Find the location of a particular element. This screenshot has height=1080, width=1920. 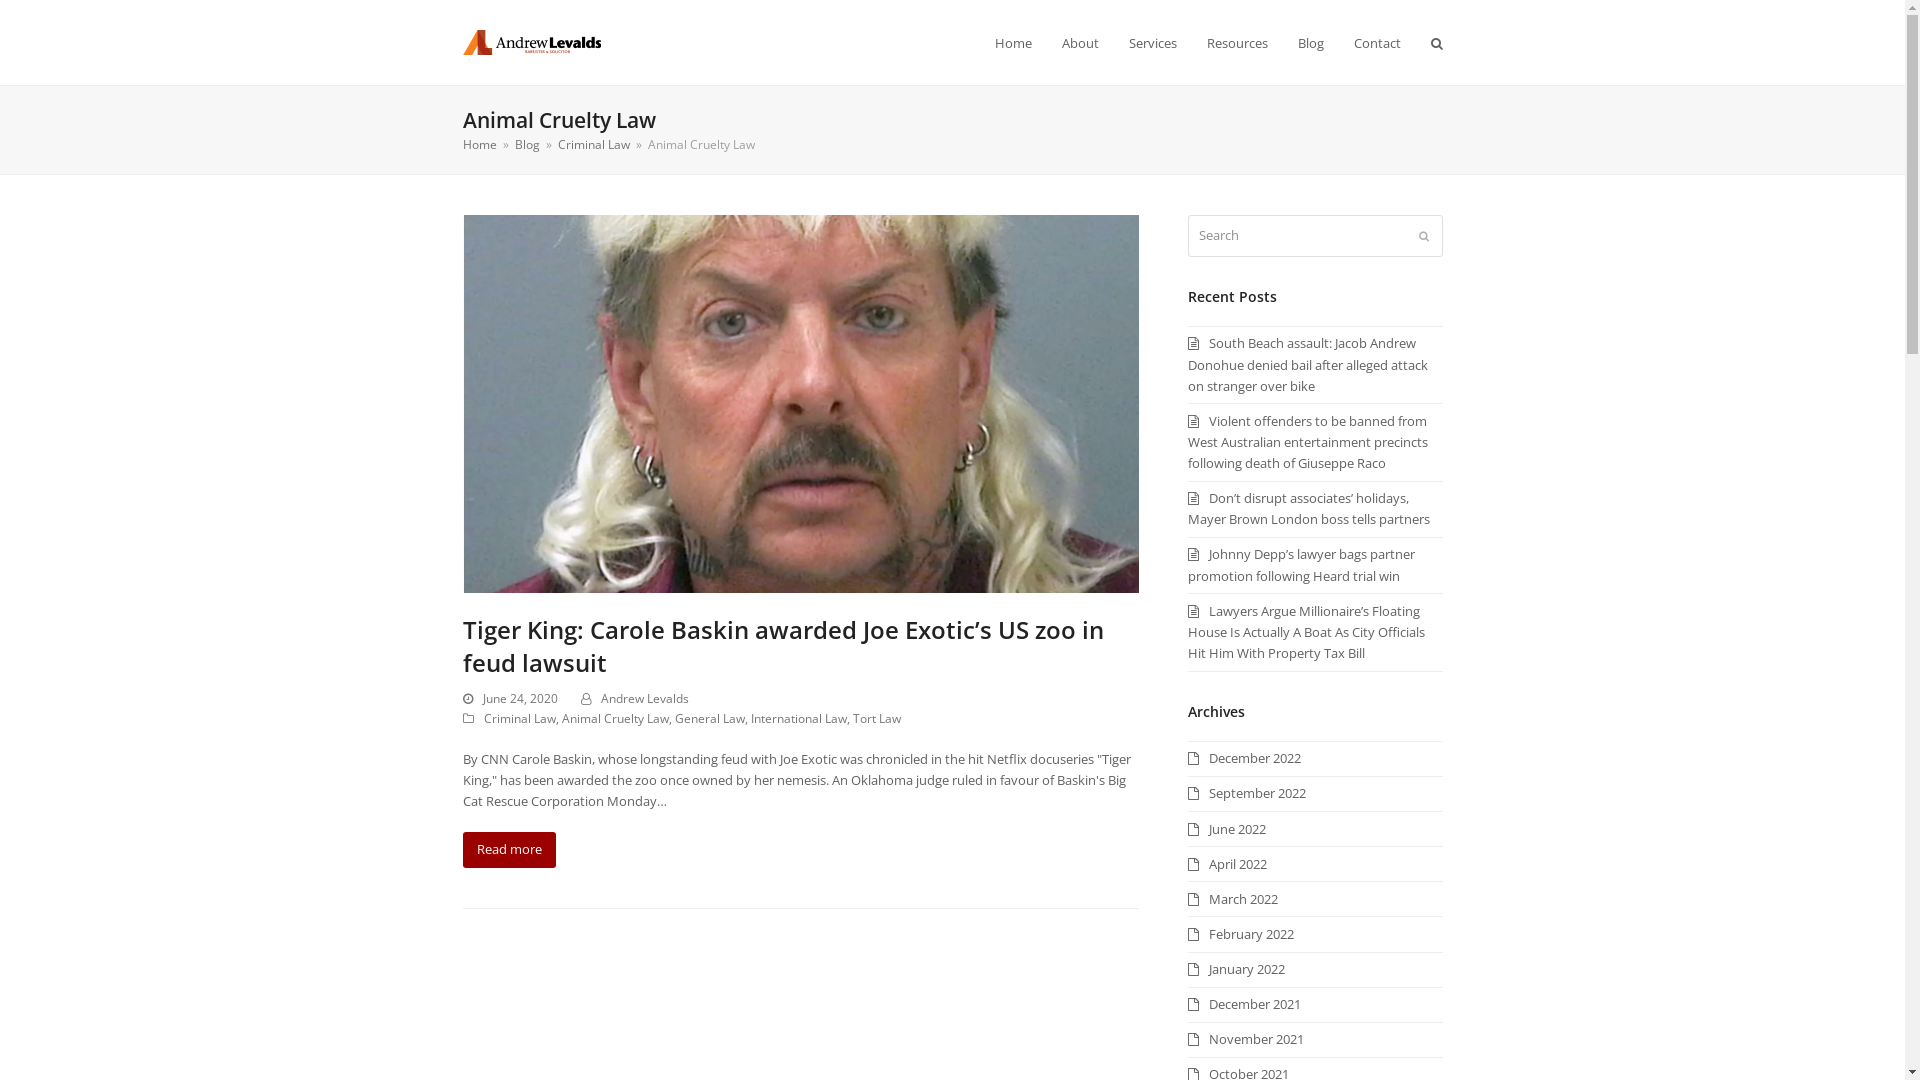

'Blog' is located at coordinates (1310, 42).